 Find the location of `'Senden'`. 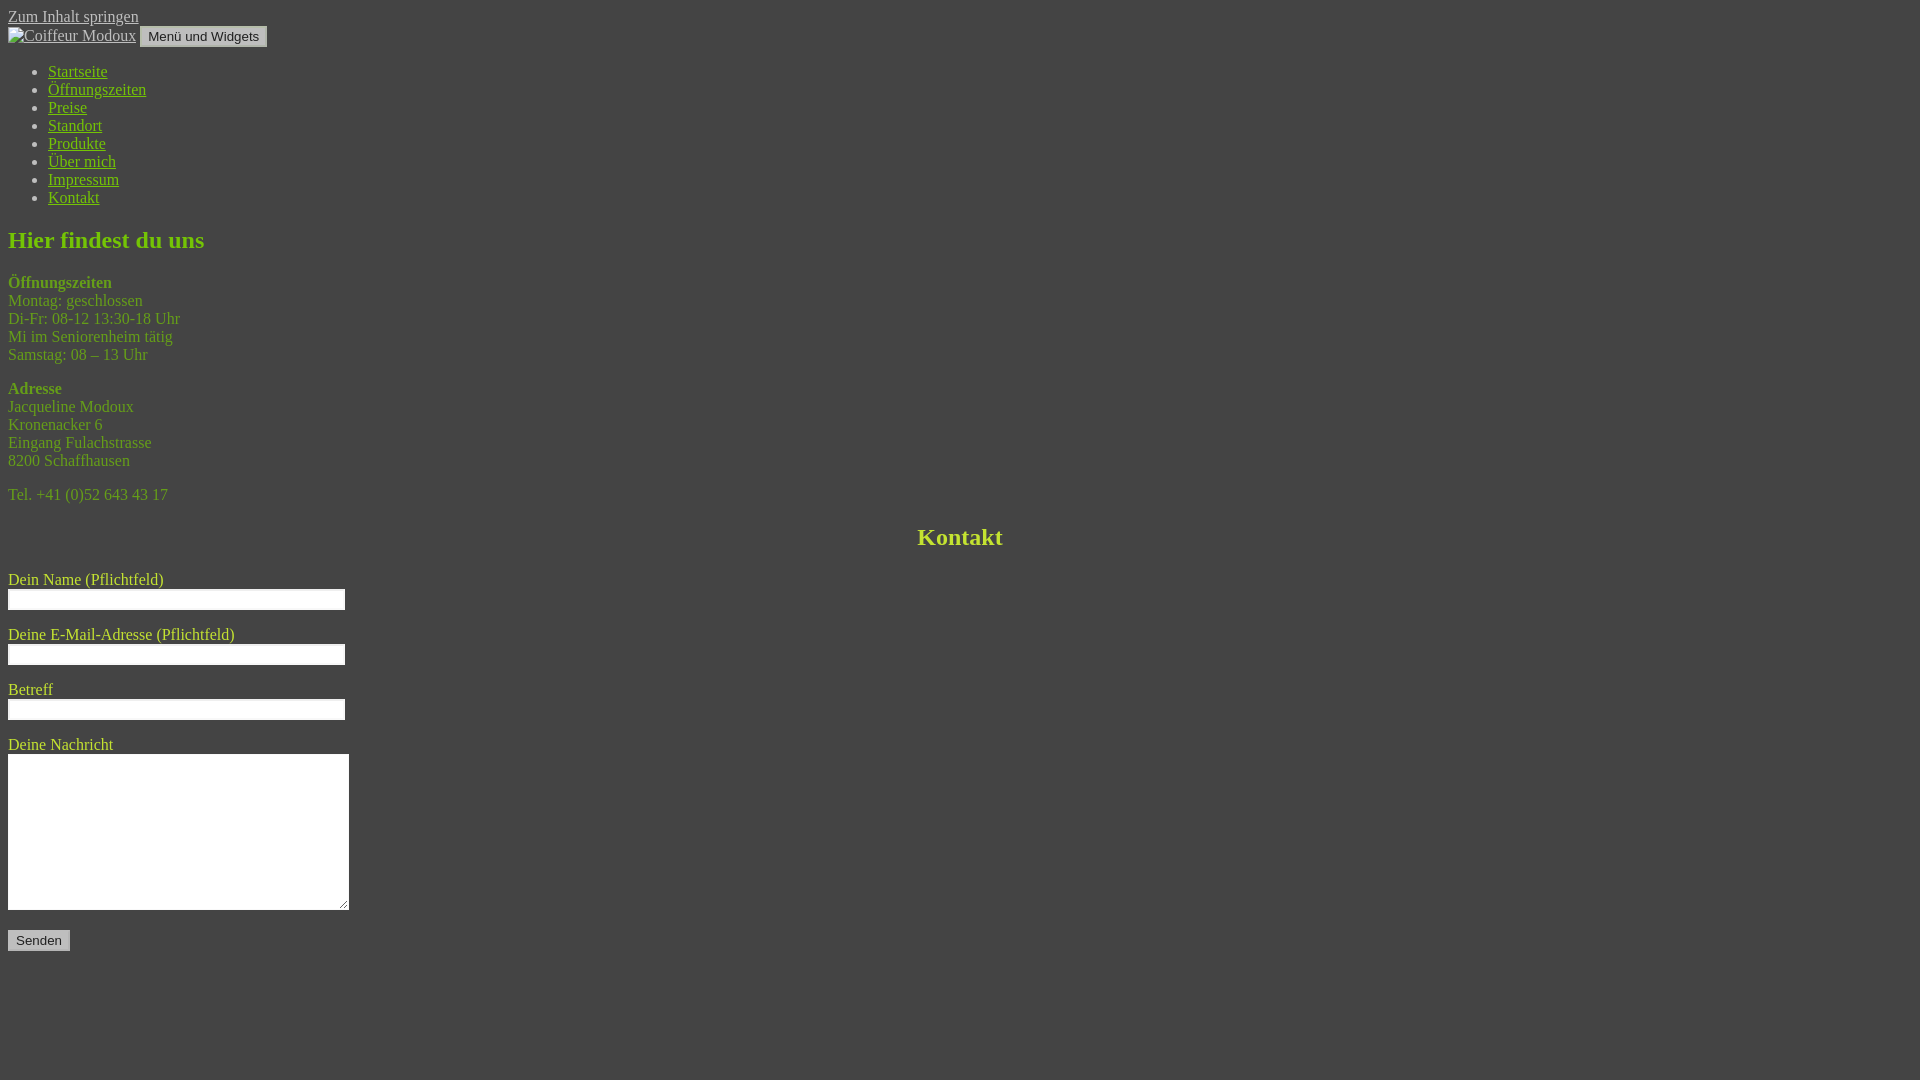

'Senden' is located at coordinates (38, 940).